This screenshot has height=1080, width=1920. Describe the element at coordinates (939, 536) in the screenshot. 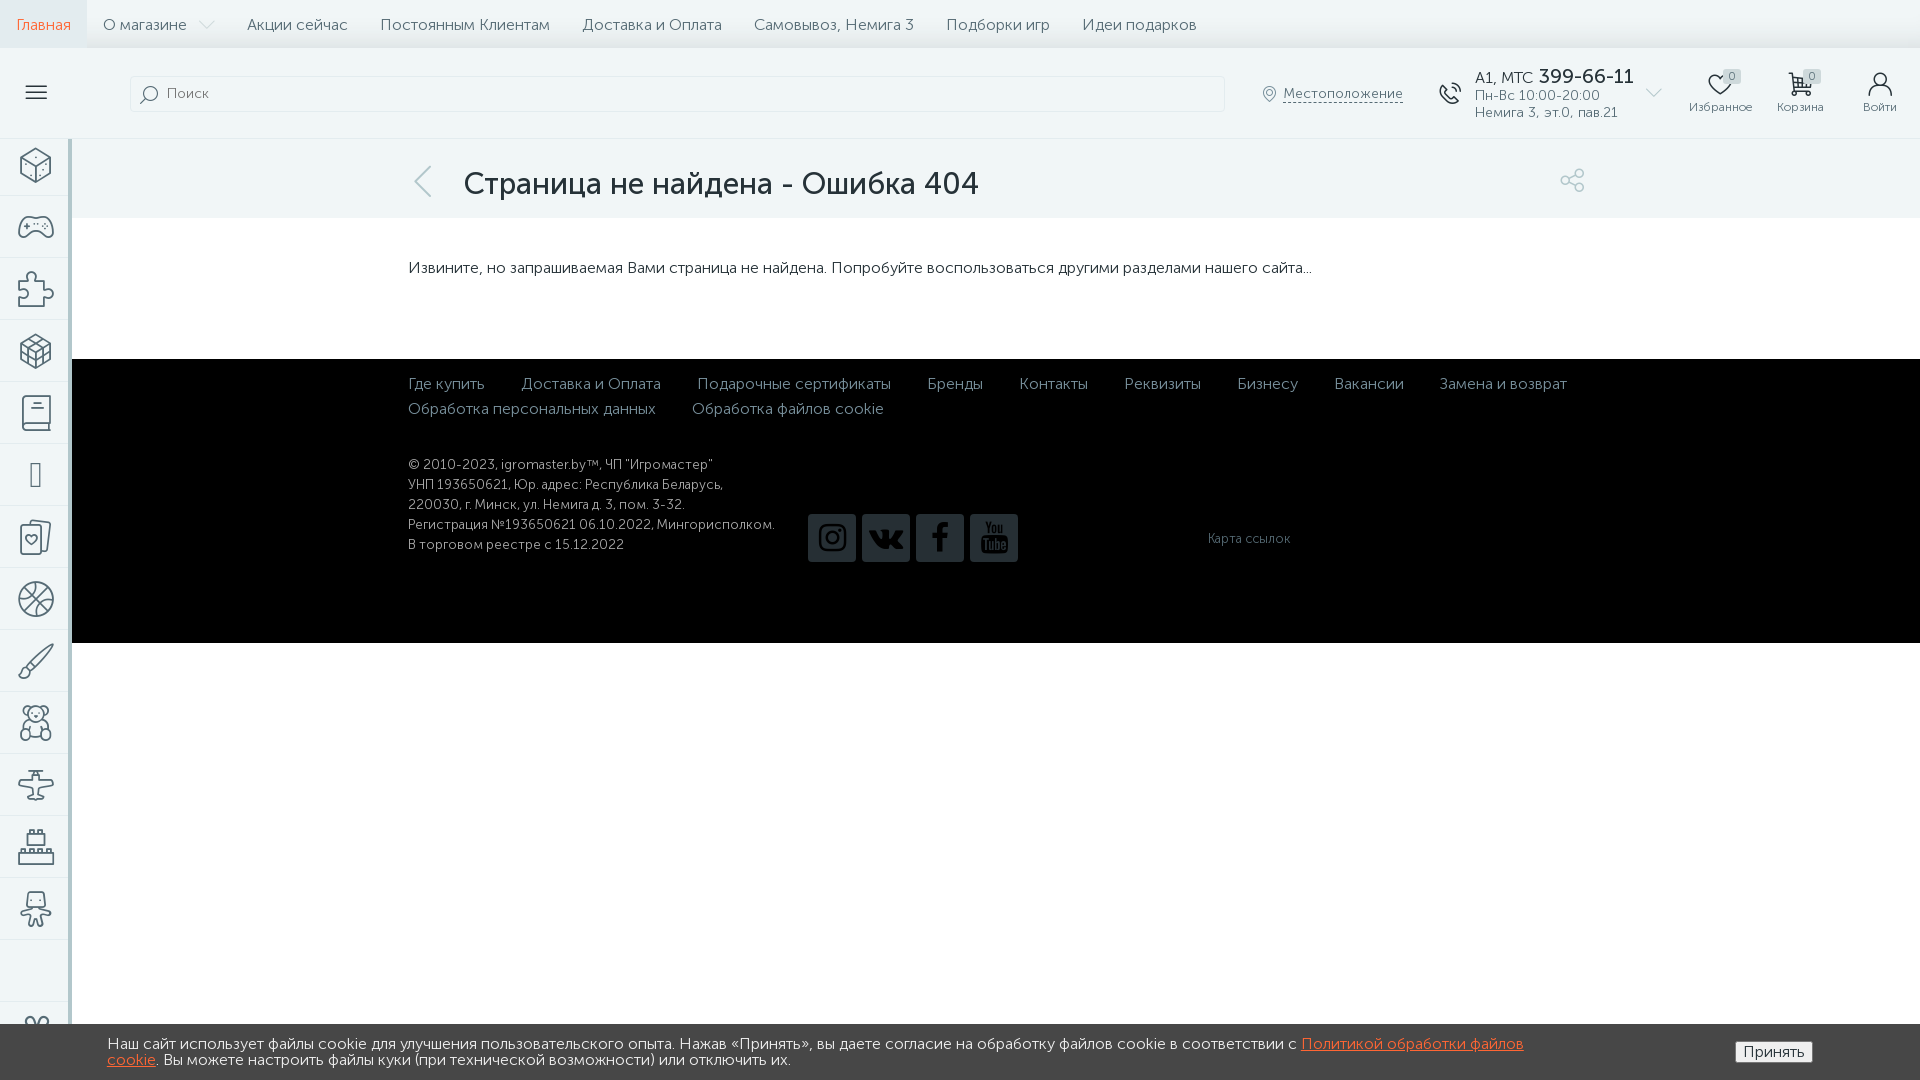

I see `'Facebook'` at that location.